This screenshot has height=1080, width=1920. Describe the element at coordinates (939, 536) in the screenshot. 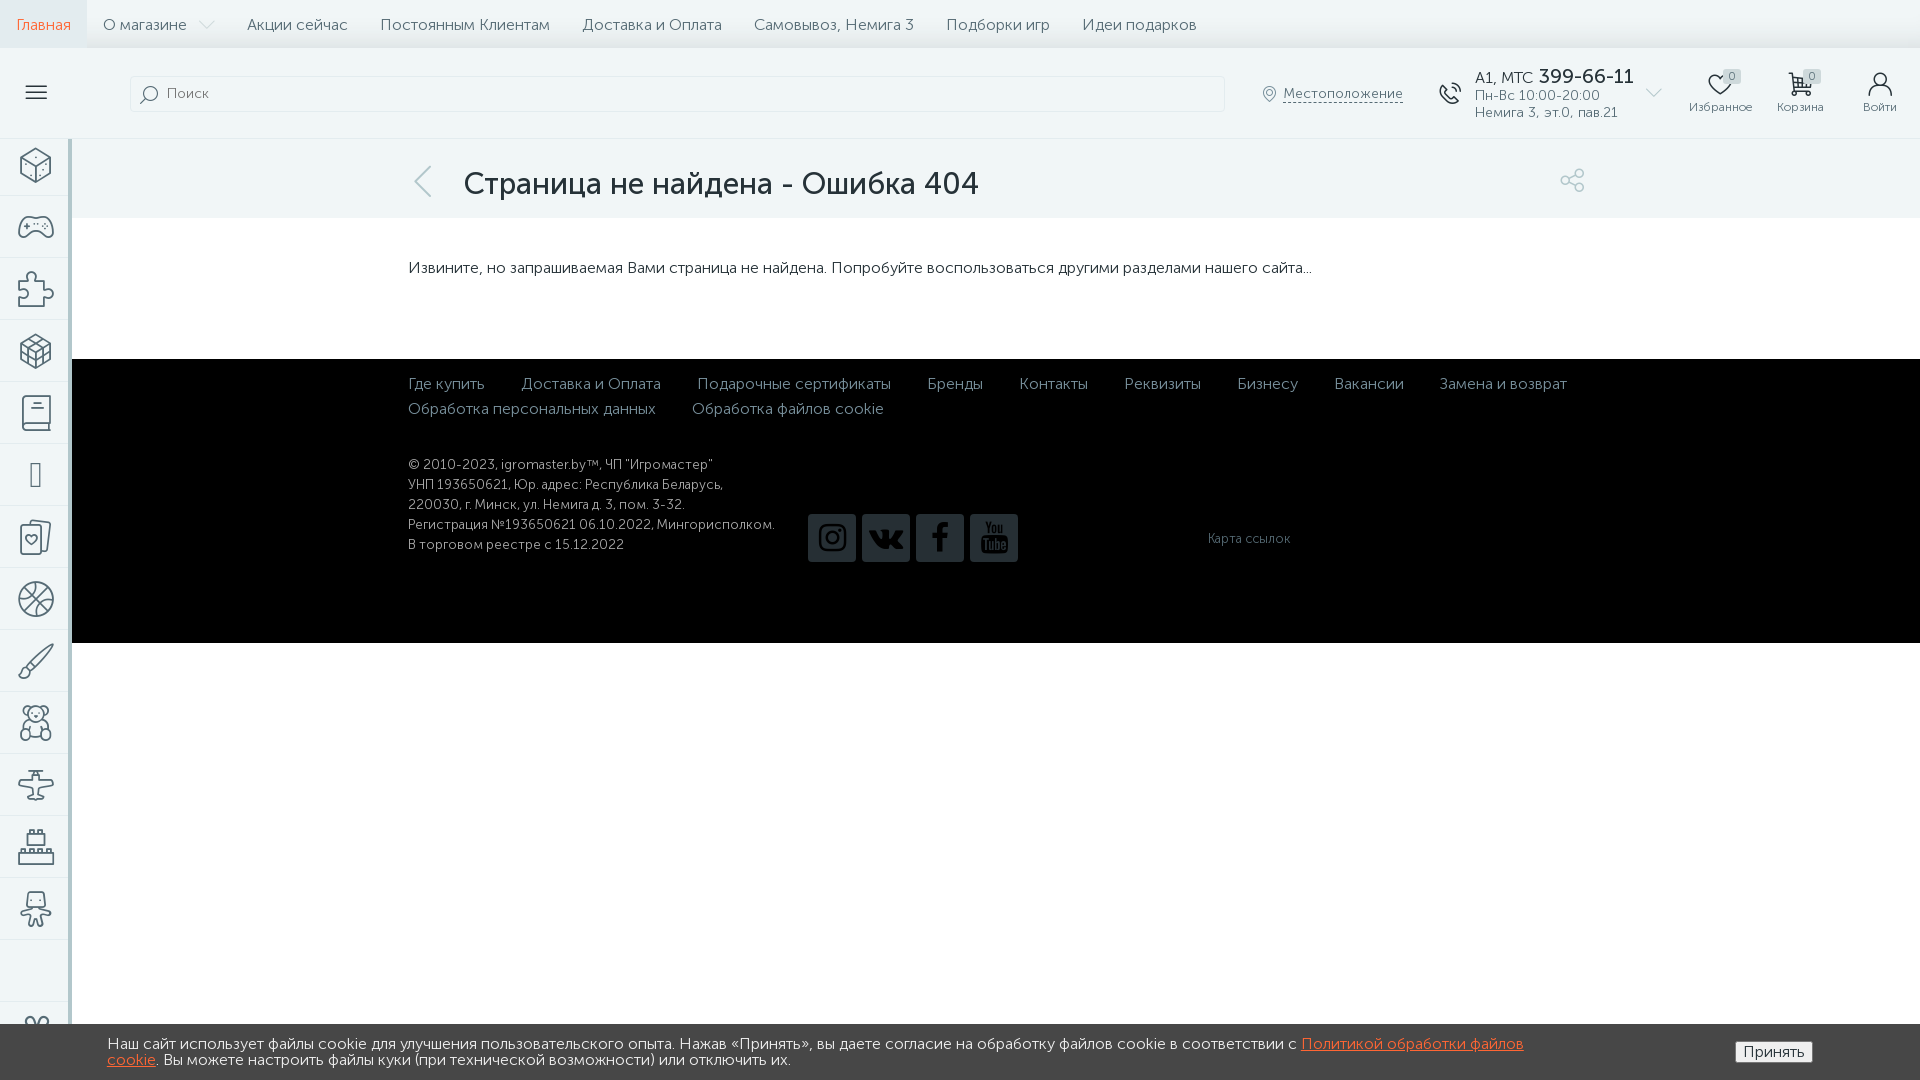

I see `'Facebook'` at that location.